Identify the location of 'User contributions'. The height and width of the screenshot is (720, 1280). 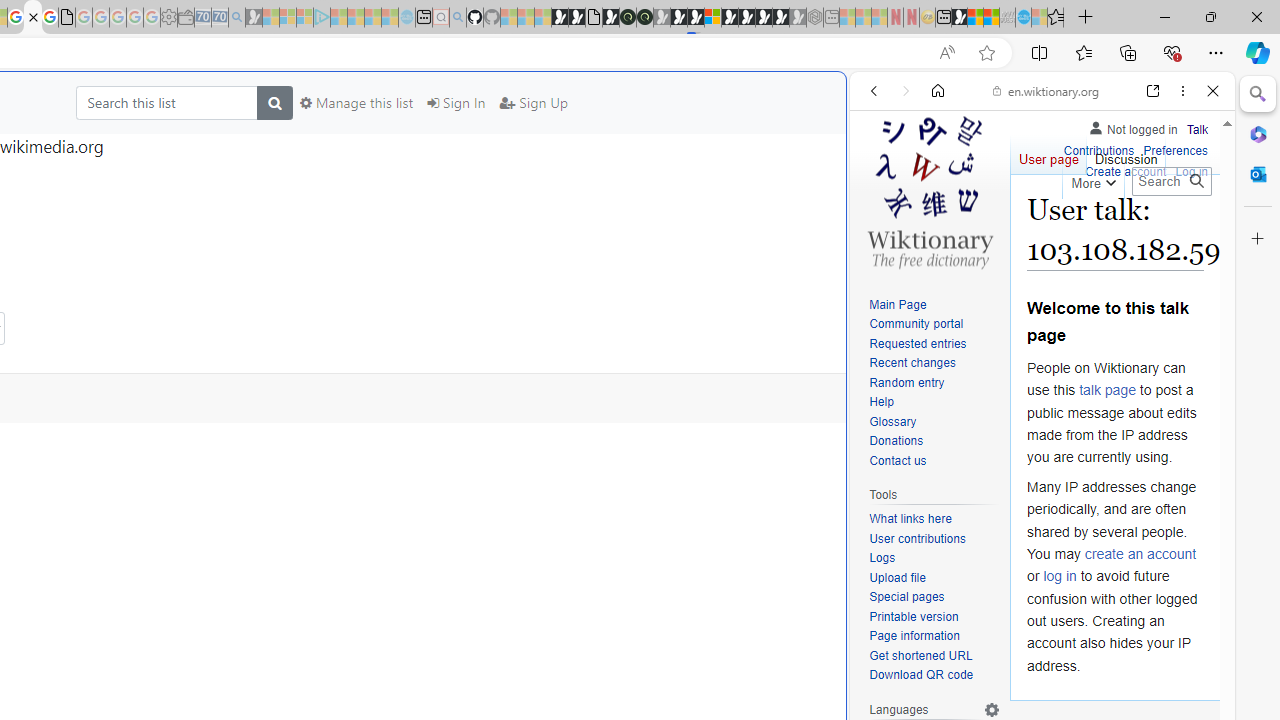
(916, 537).